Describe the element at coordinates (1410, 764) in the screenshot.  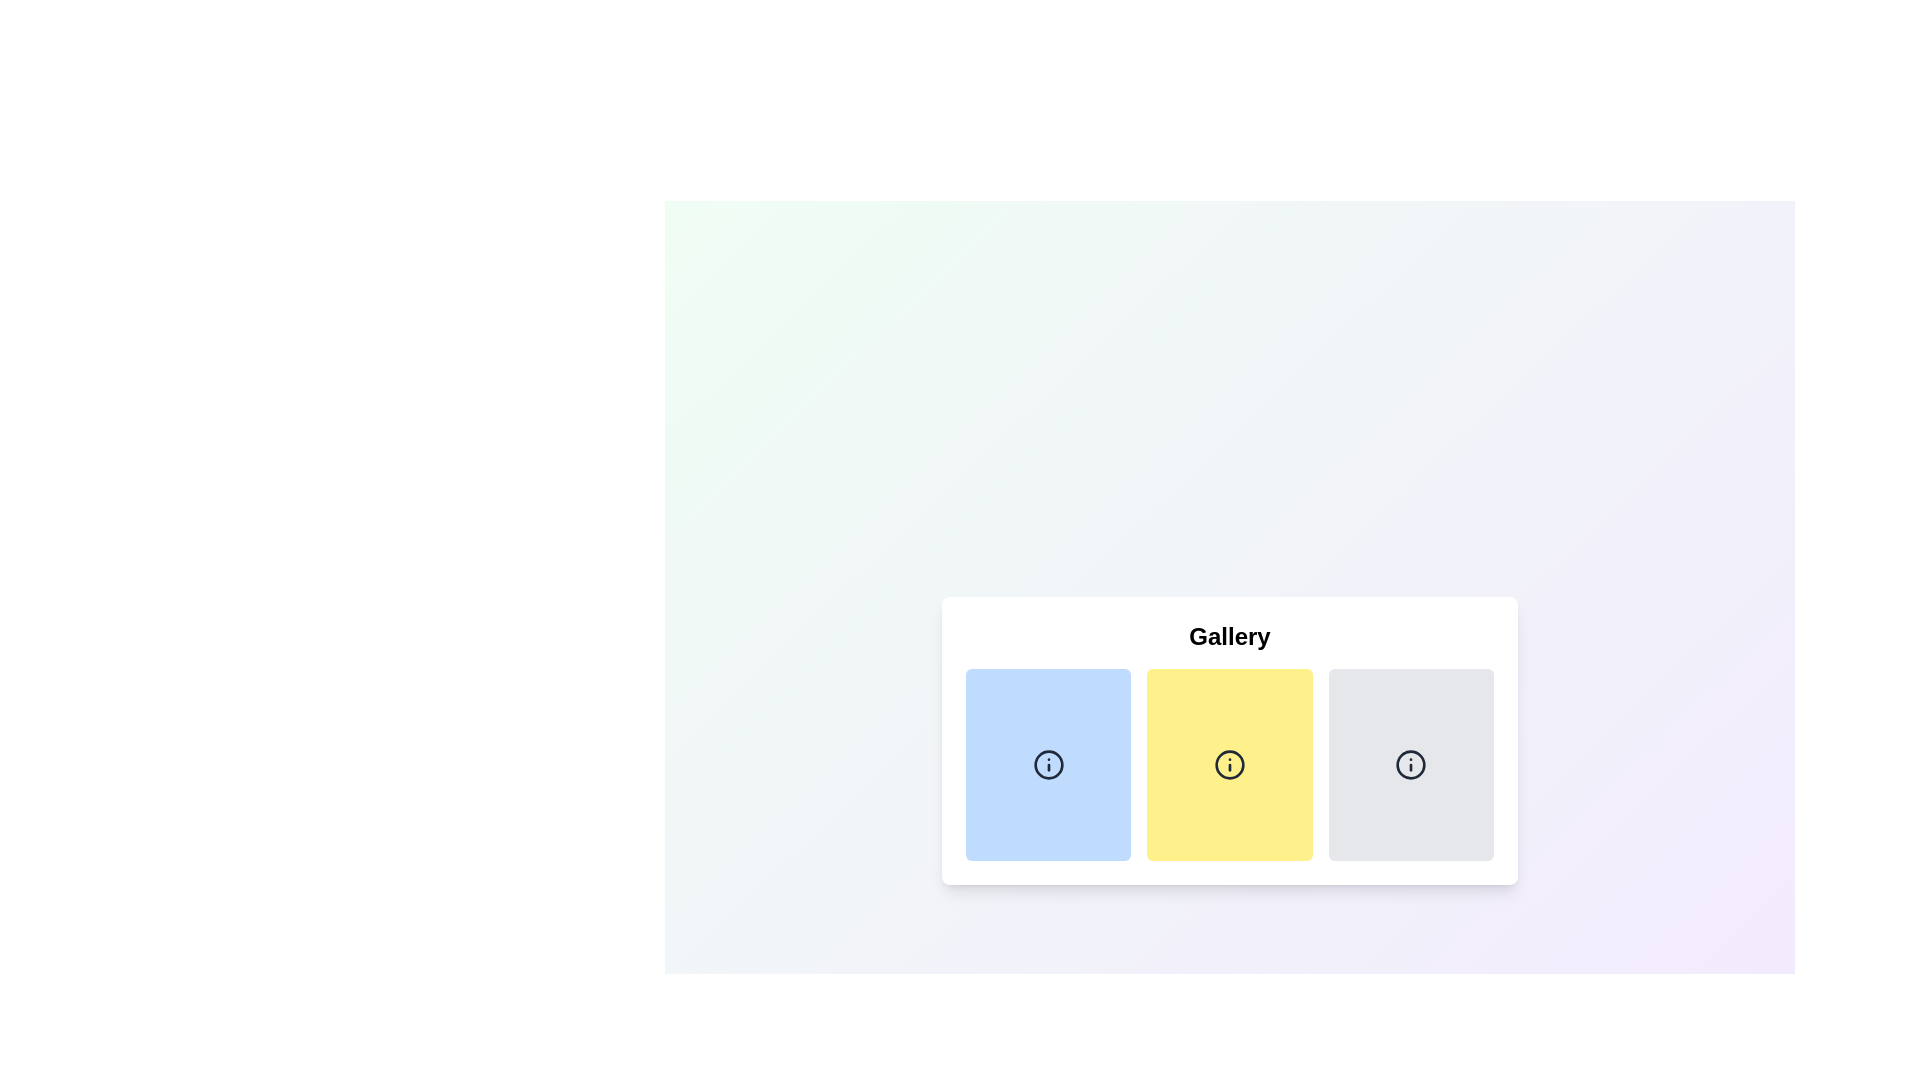
I see `the dark gray circular icon within the SVG of the third card in a three-card layout` at that location.